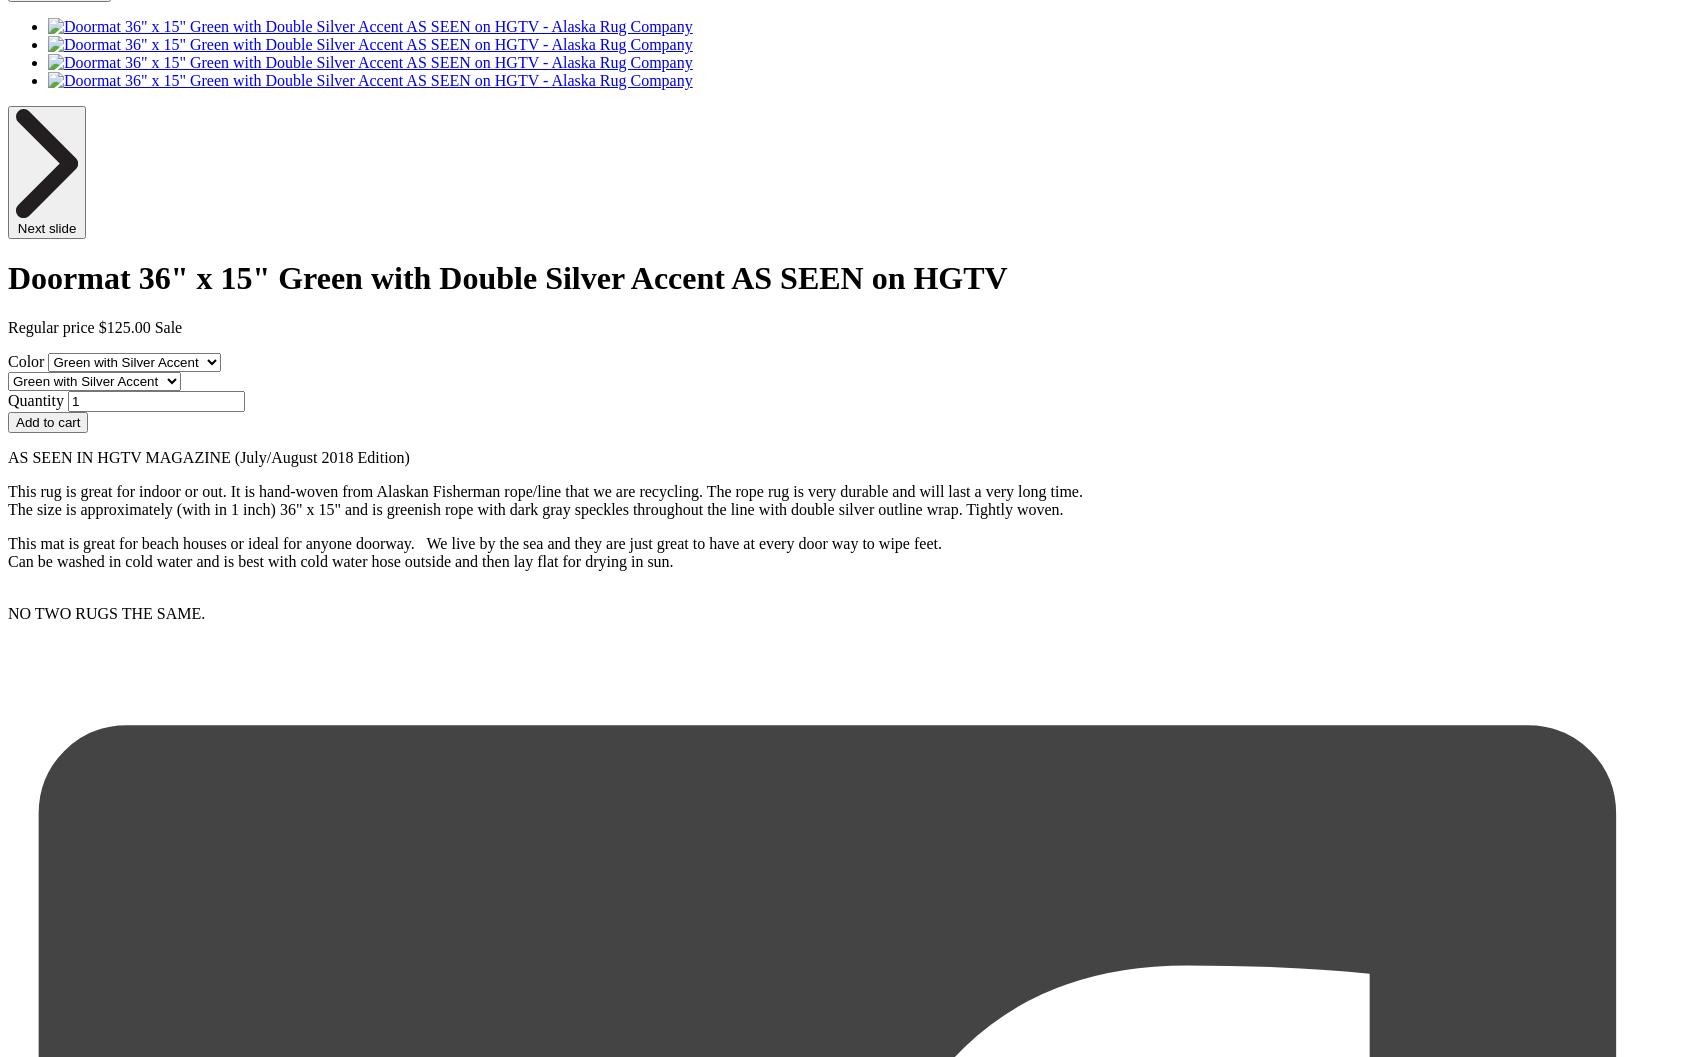 The width and height of the screenshot is (1700, 1057). What do you see at coordinates (166, 326) in the screenshot?
I see `'Sale'` at bounding box center [166, 326].